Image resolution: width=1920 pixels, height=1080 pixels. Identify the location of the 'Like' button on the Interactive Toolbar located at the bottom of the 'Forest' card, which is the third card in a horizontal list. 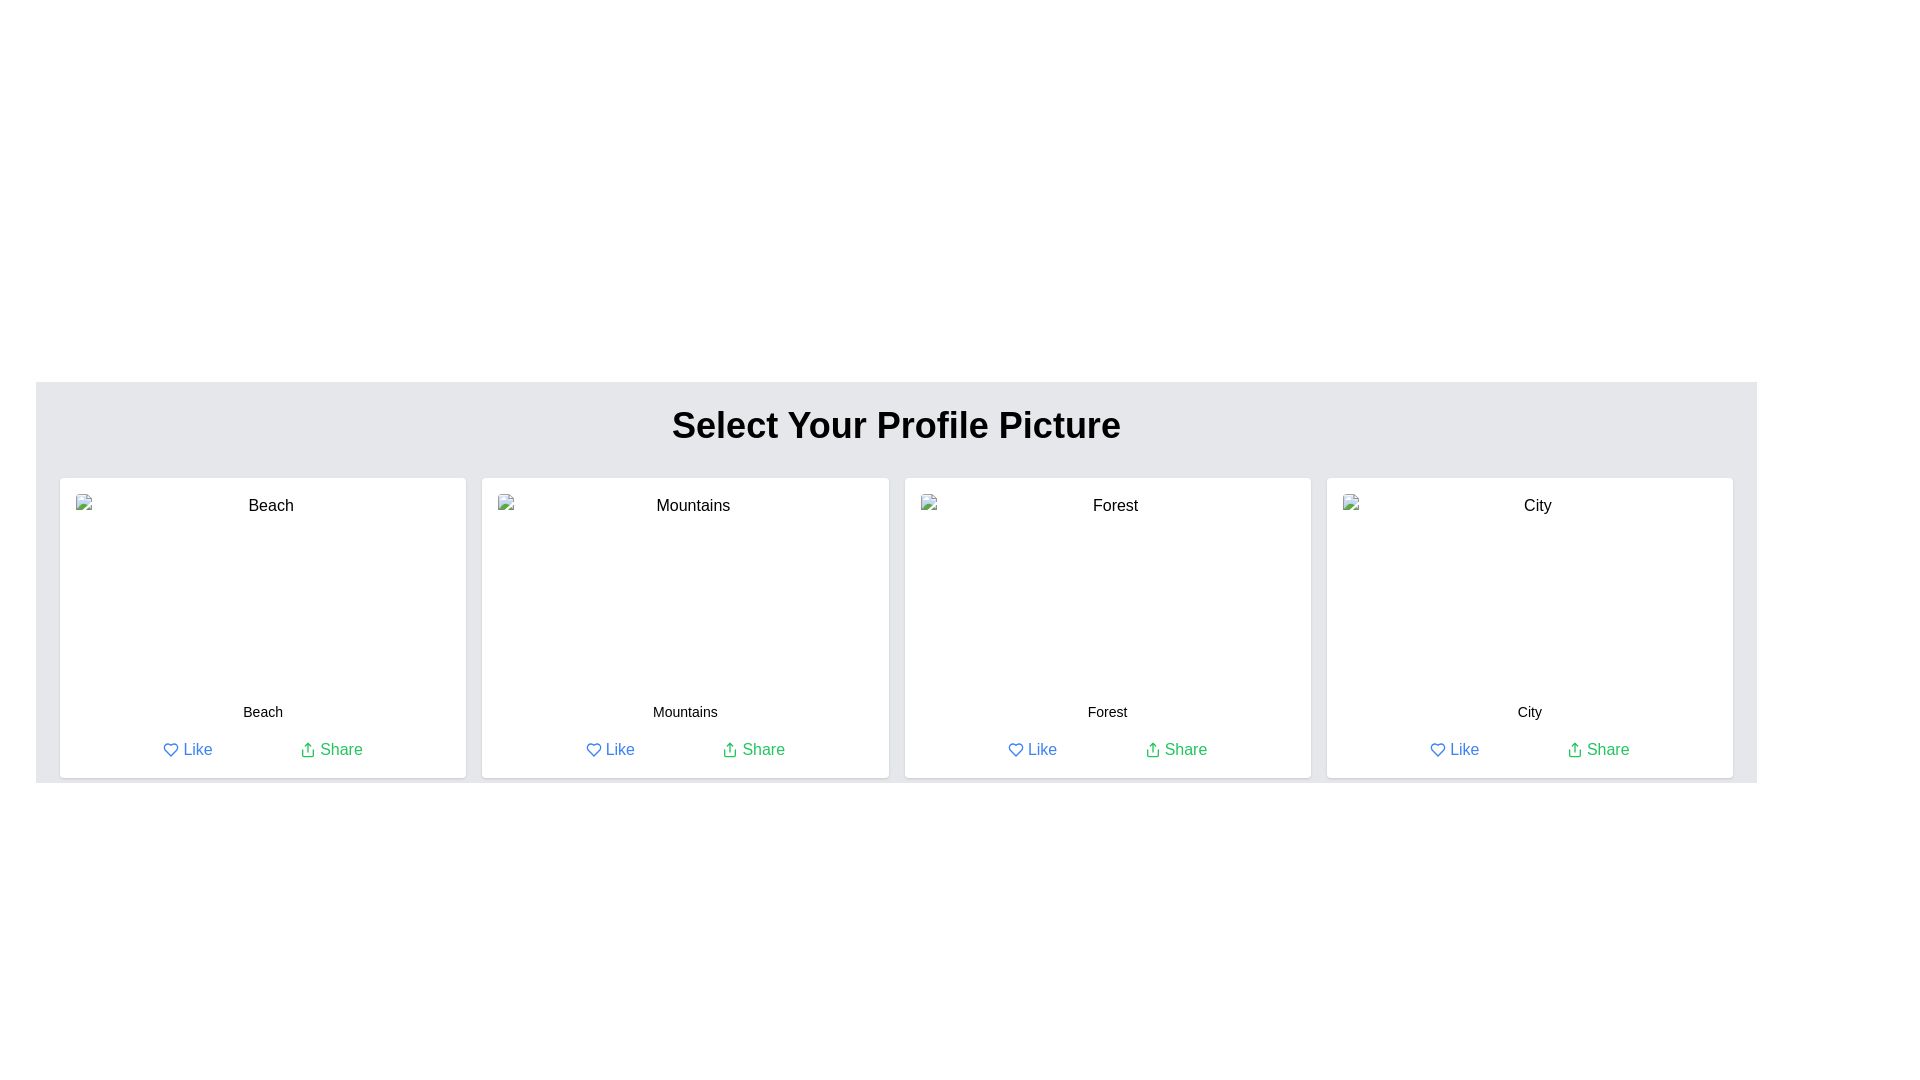
(1106, 749).